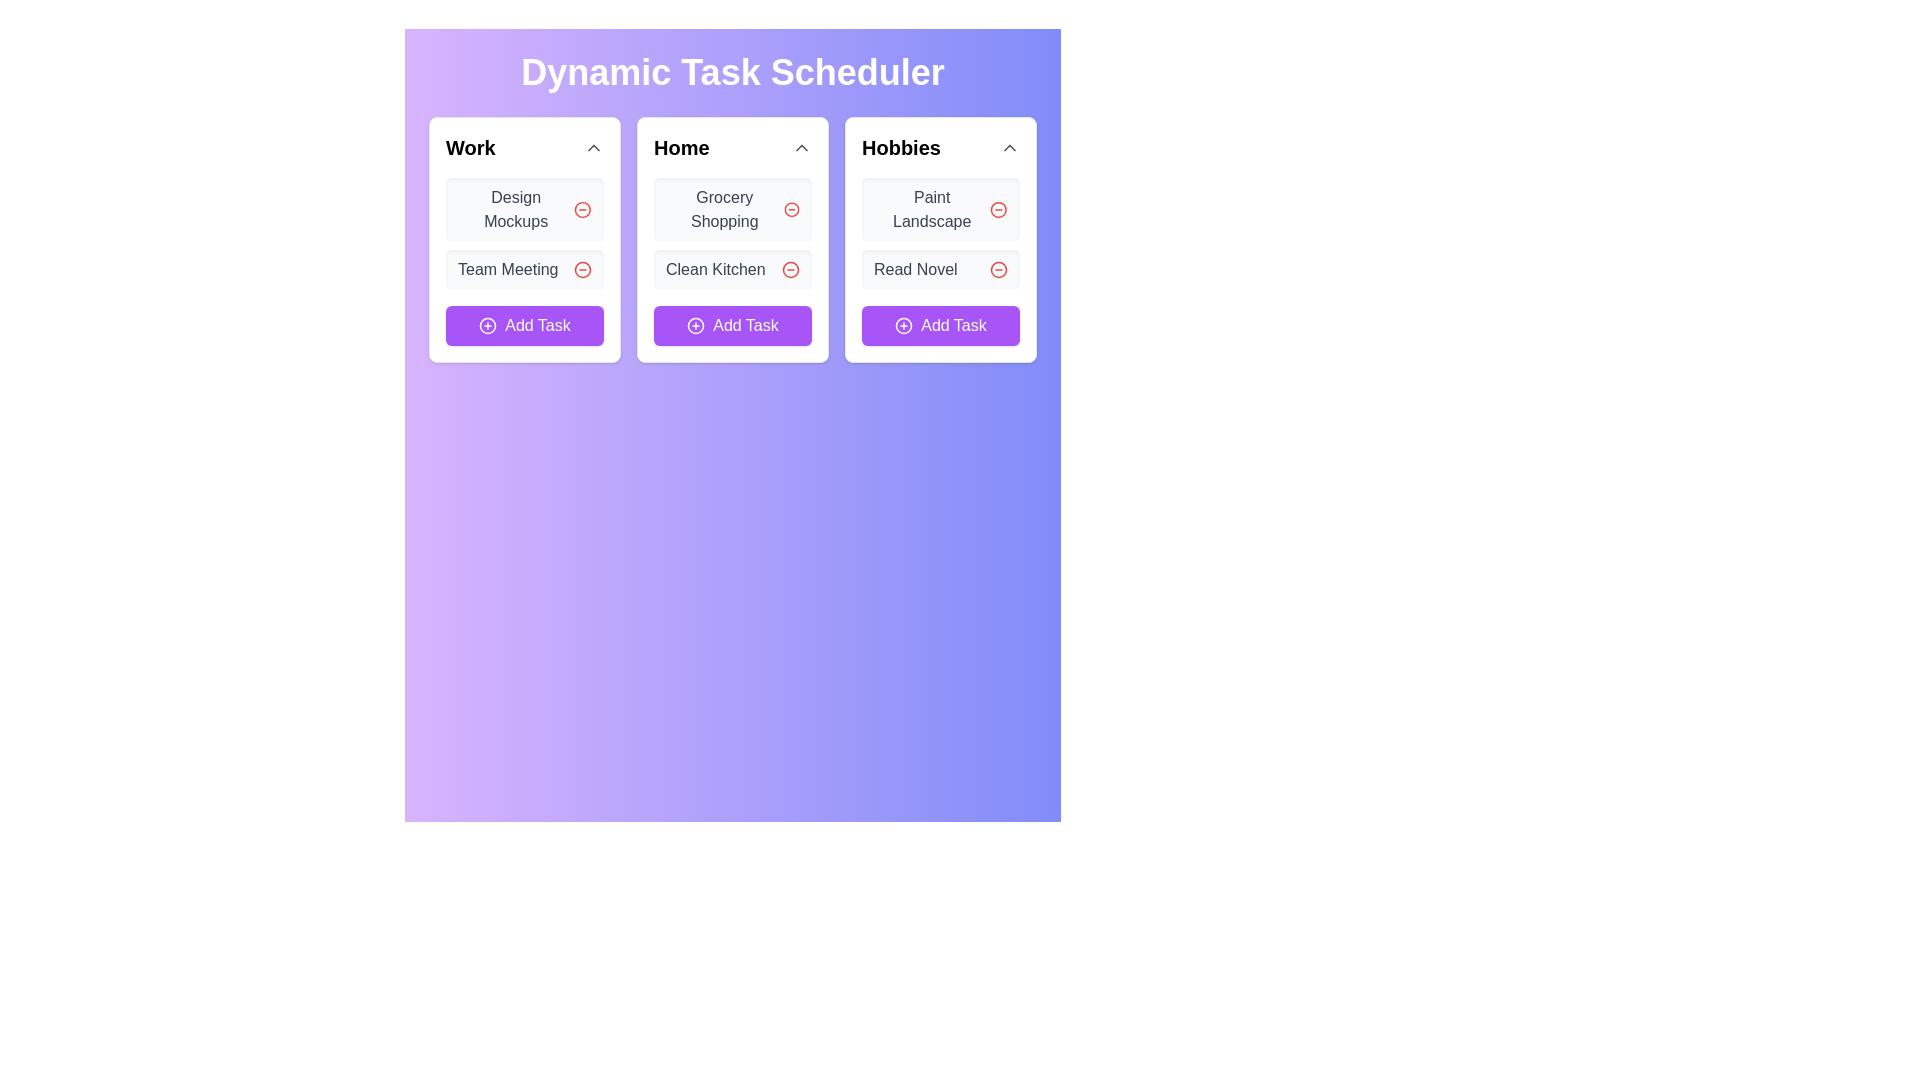 The image size is (1920, 1080). Describe the element at coordinates (488, 325) in the screenshot. I see `the SVG icon representing a circle with a plus sign inside it, located within the 'Add Task' button at the bottom of the 'Work' column` at that location.